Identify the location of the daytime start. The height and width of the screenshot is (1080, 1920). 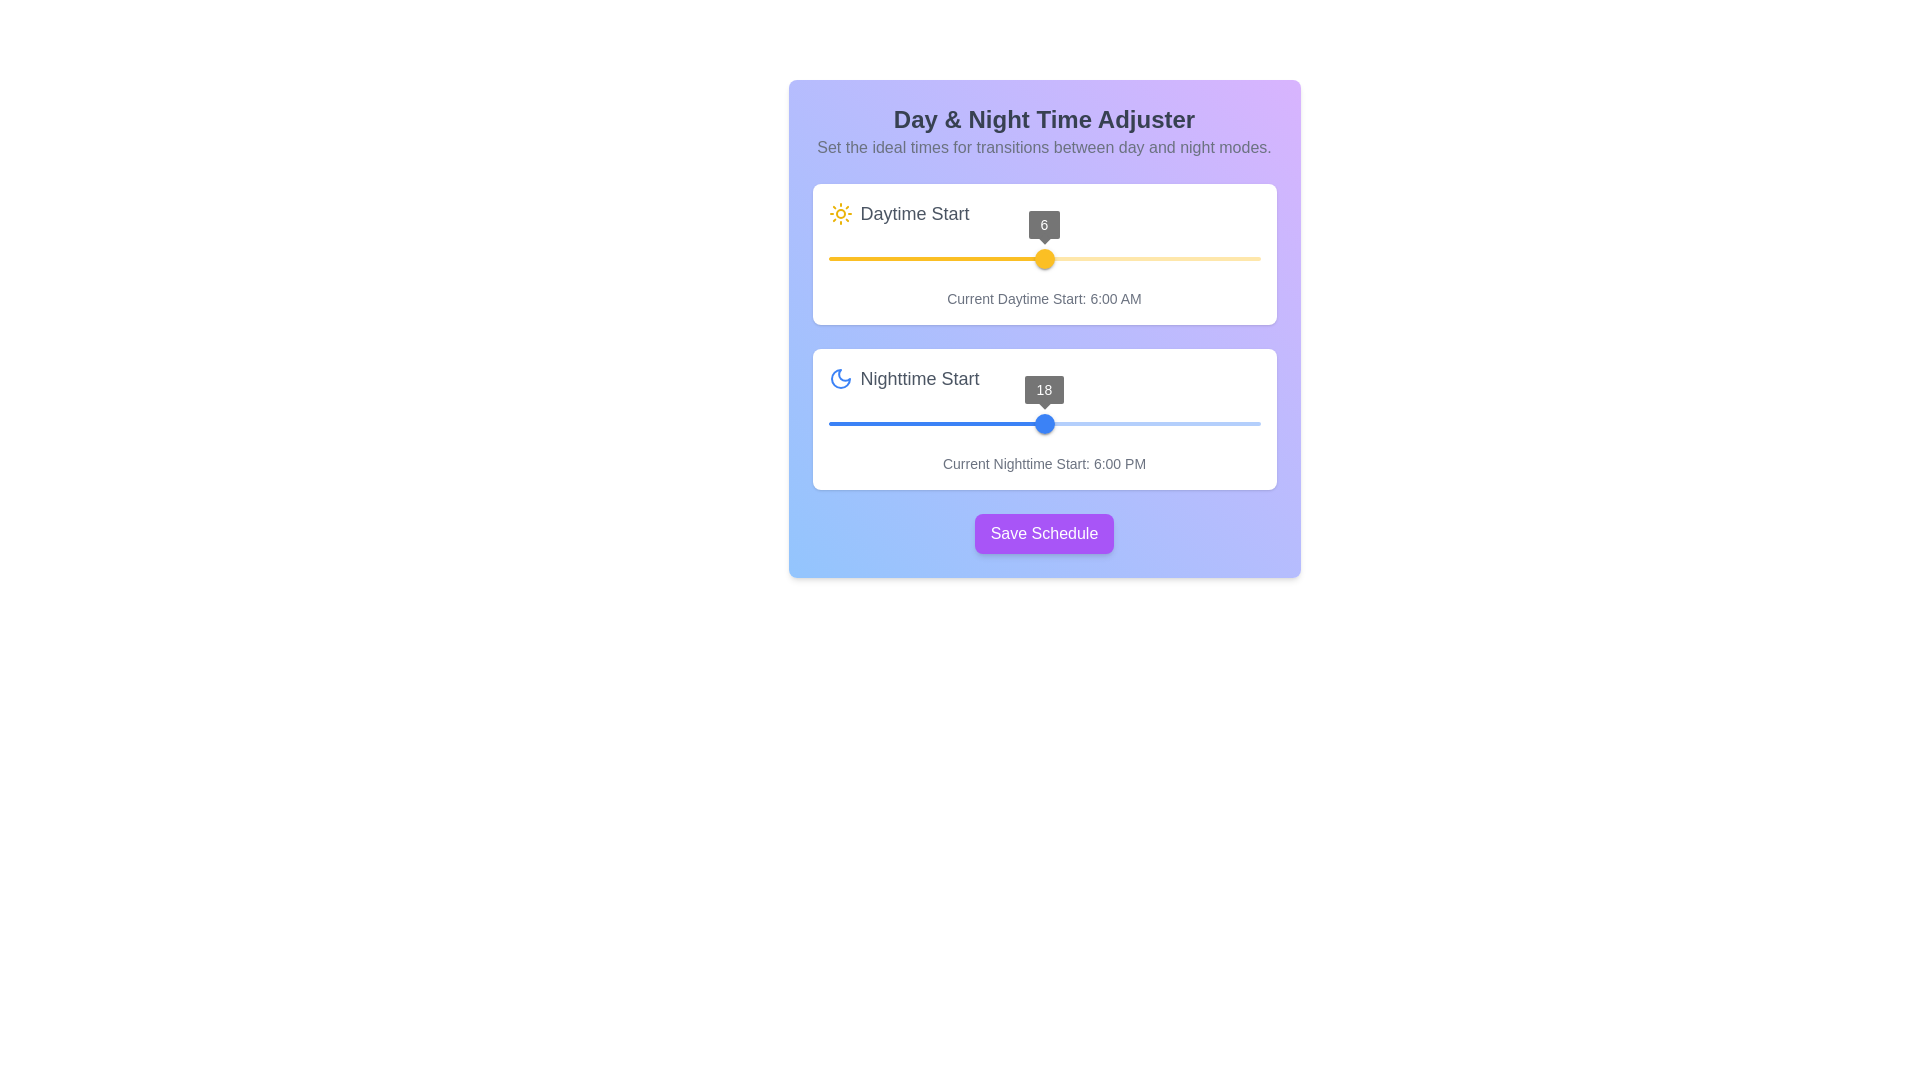
(1223, 257).